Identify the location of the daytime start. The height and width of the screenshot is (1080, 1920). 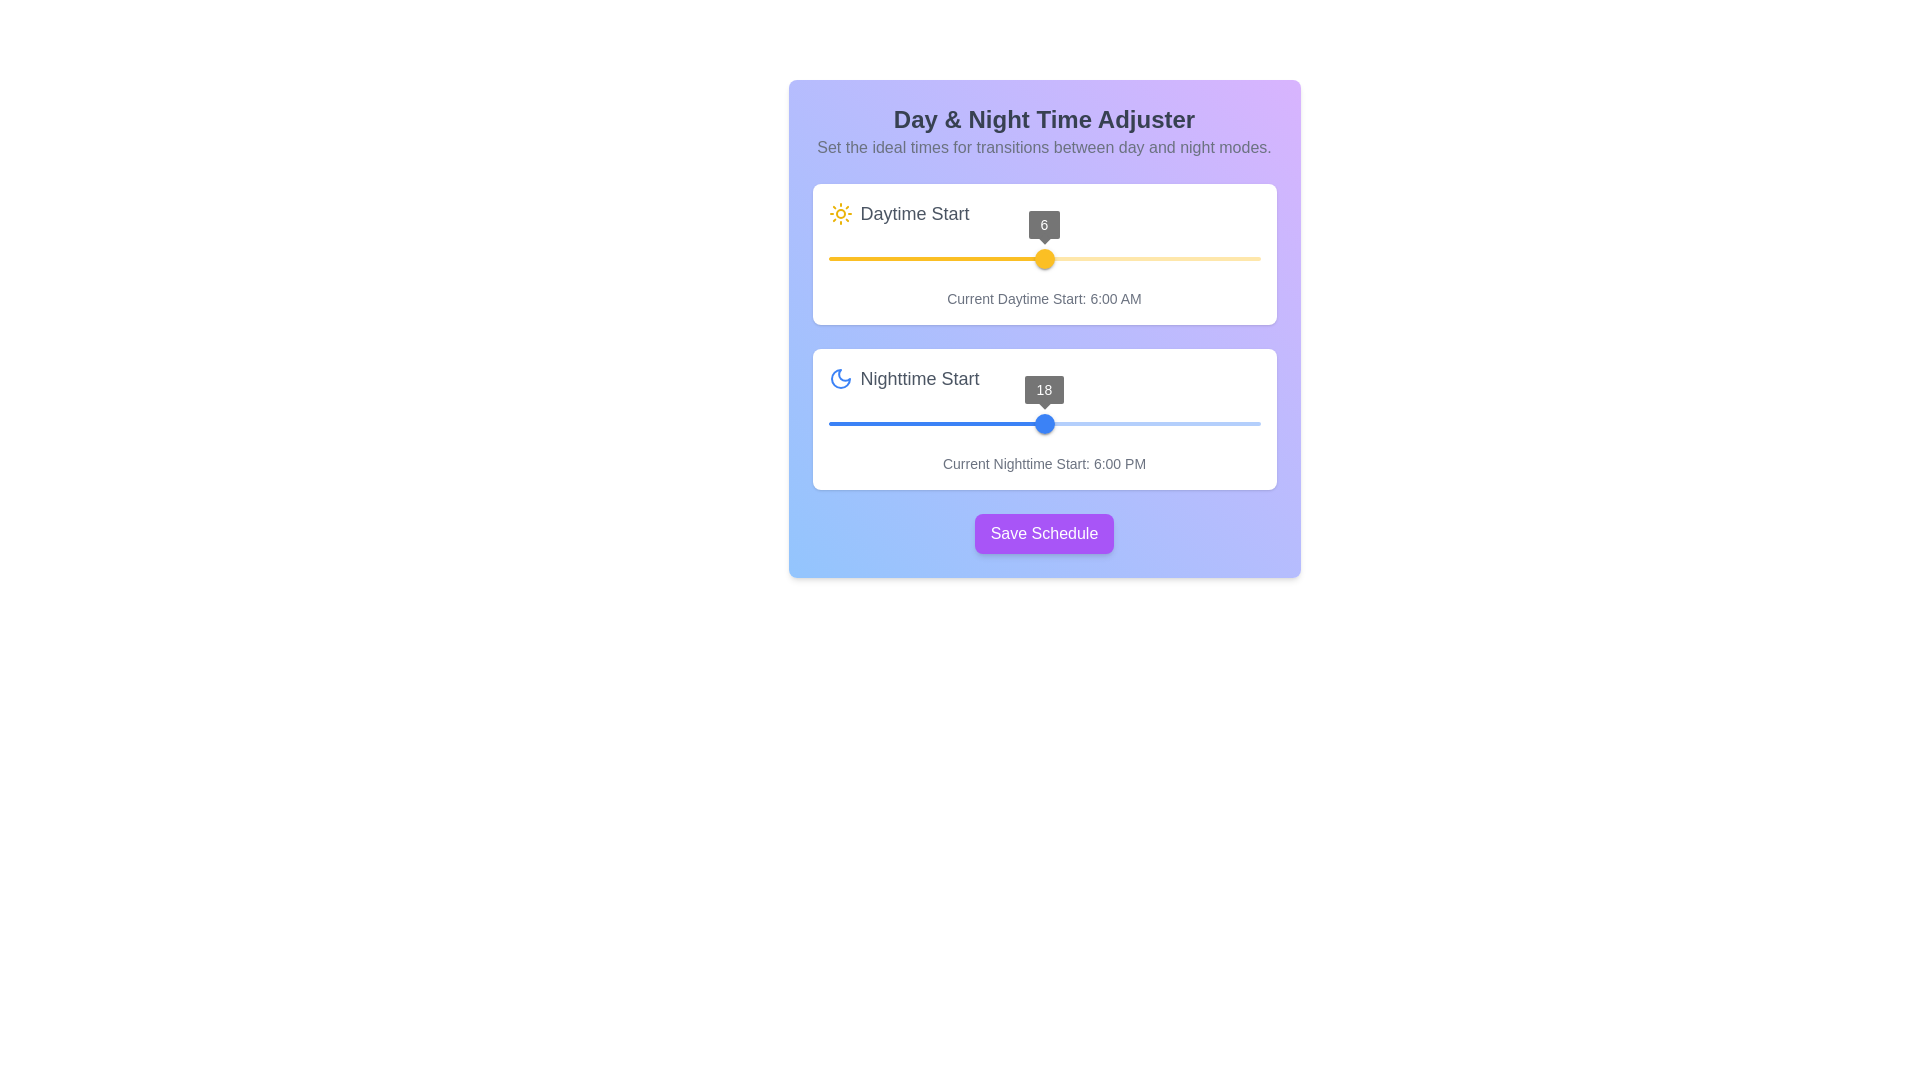
(1223, 257).